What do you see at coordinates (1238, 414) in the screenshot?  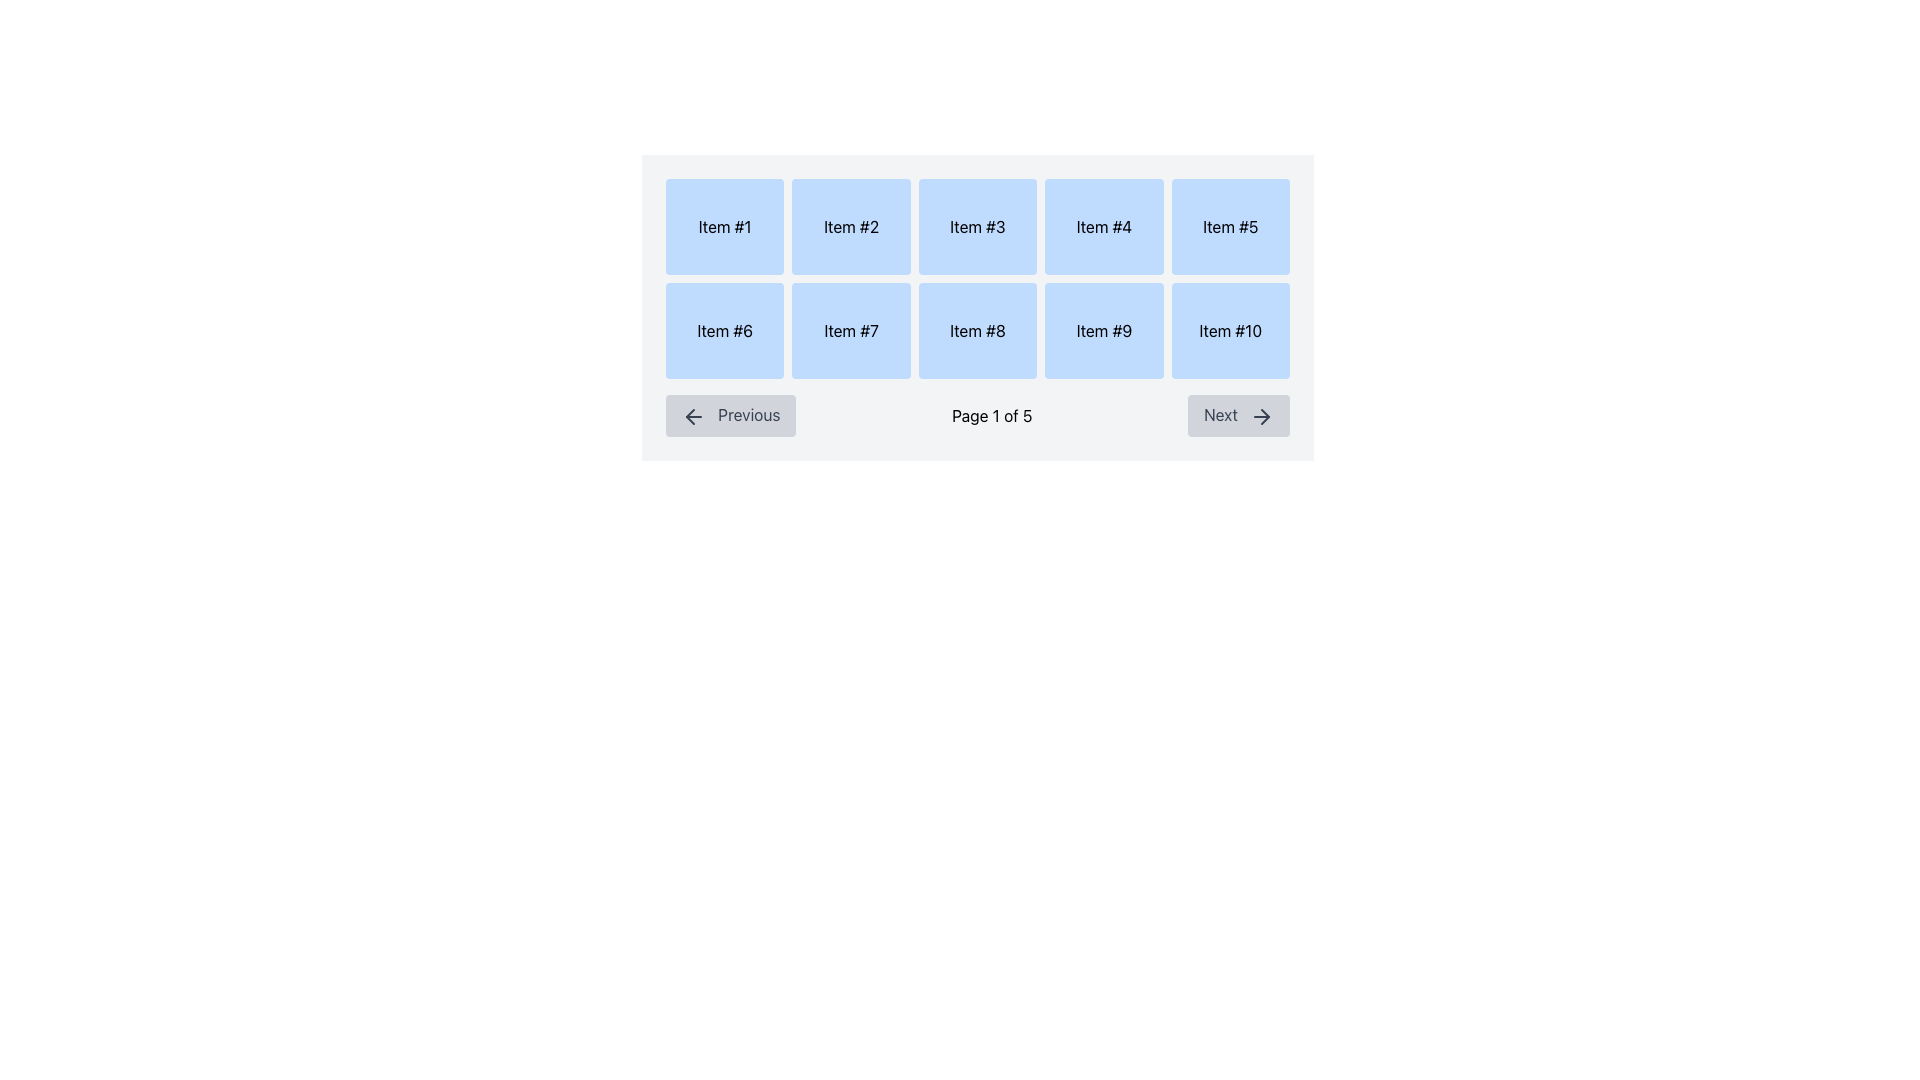 I see `the navigation button at the bottom-right of the interface` at bounding box center [1238, 414].